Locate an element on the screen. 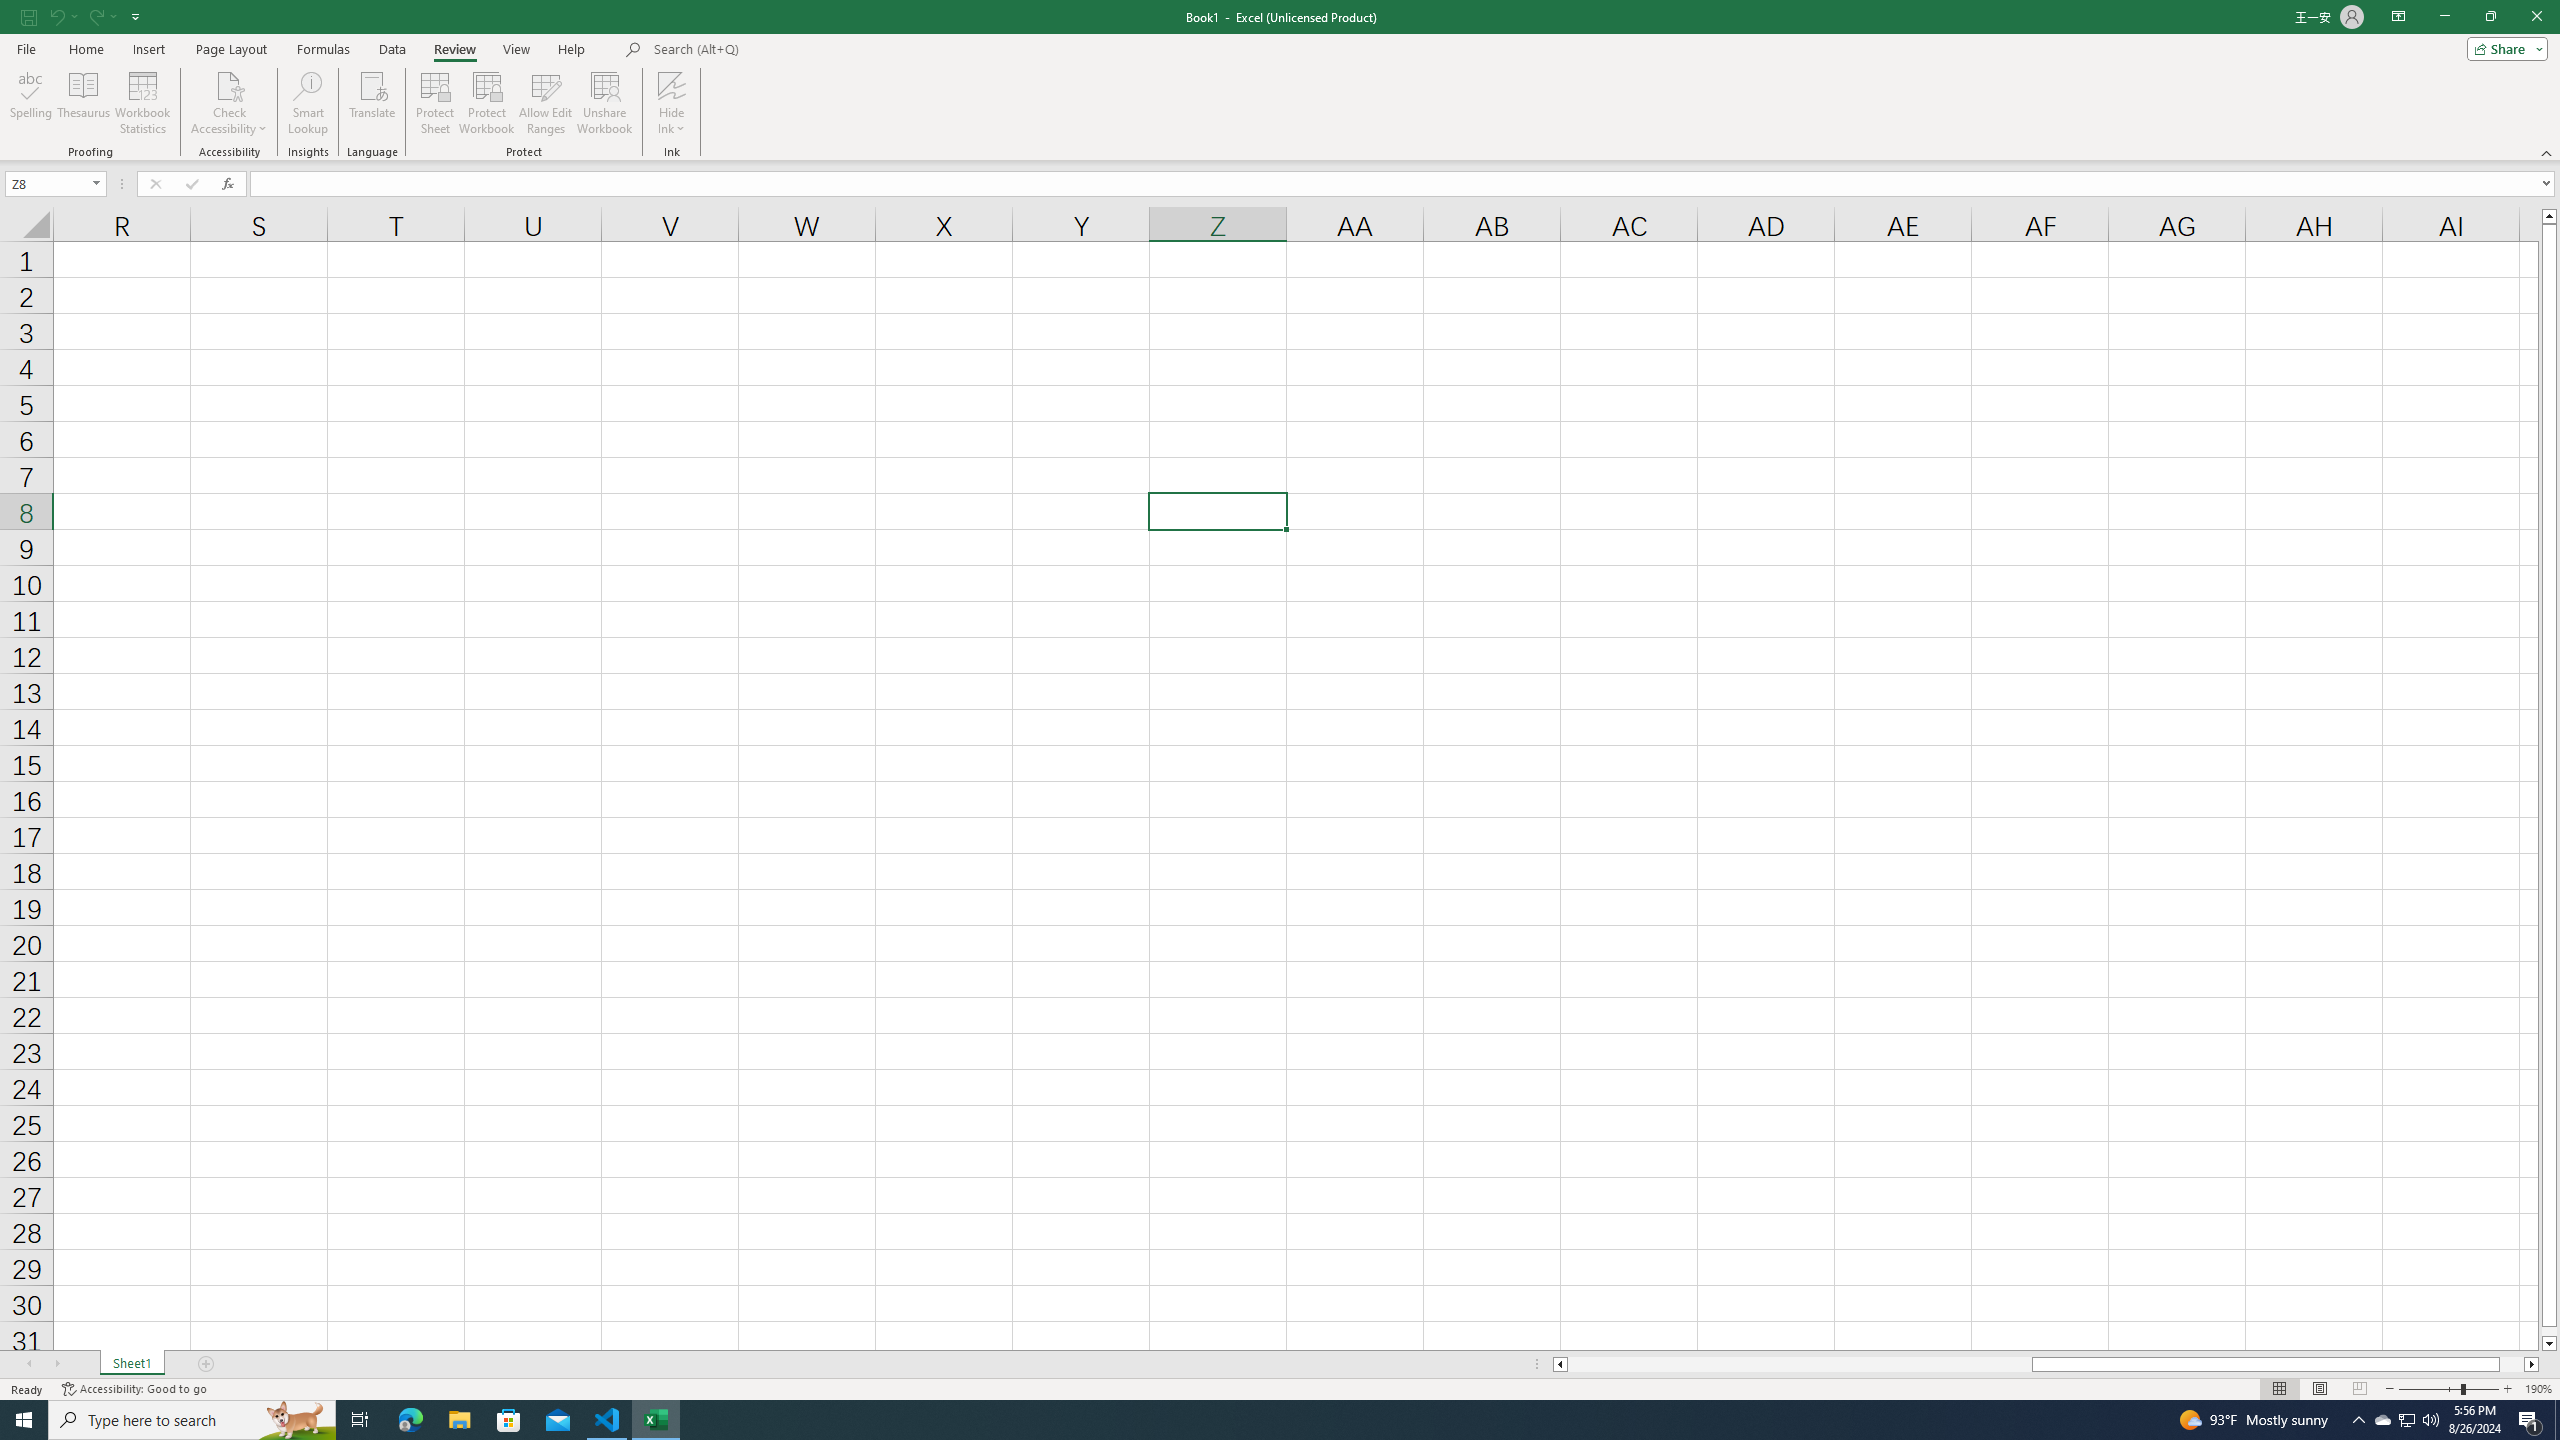 The width and height of the screenshot is (2560, 1440). 'Protect Workbook...' is located at coordinates (486, 103).